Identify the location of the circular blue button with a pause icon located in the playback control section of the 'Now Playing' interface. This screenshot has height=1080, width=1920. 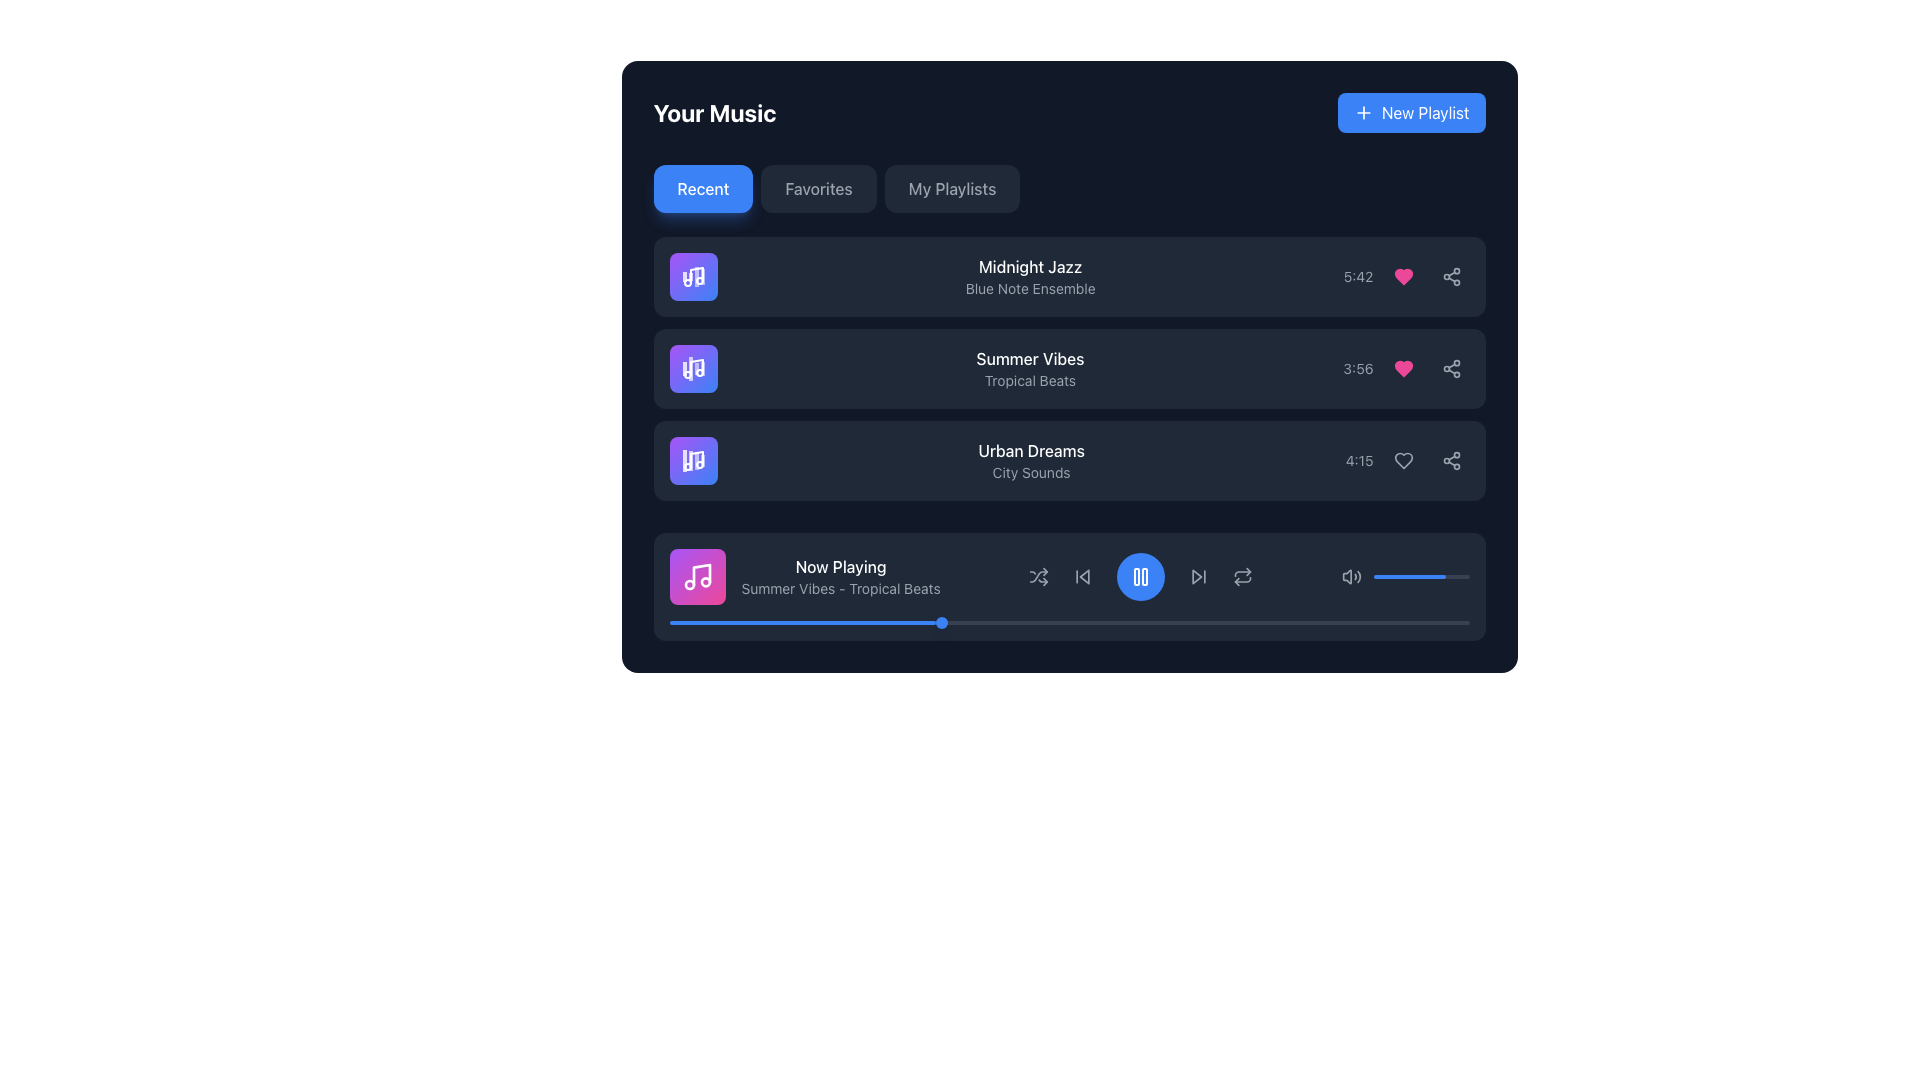
(1141, 577).